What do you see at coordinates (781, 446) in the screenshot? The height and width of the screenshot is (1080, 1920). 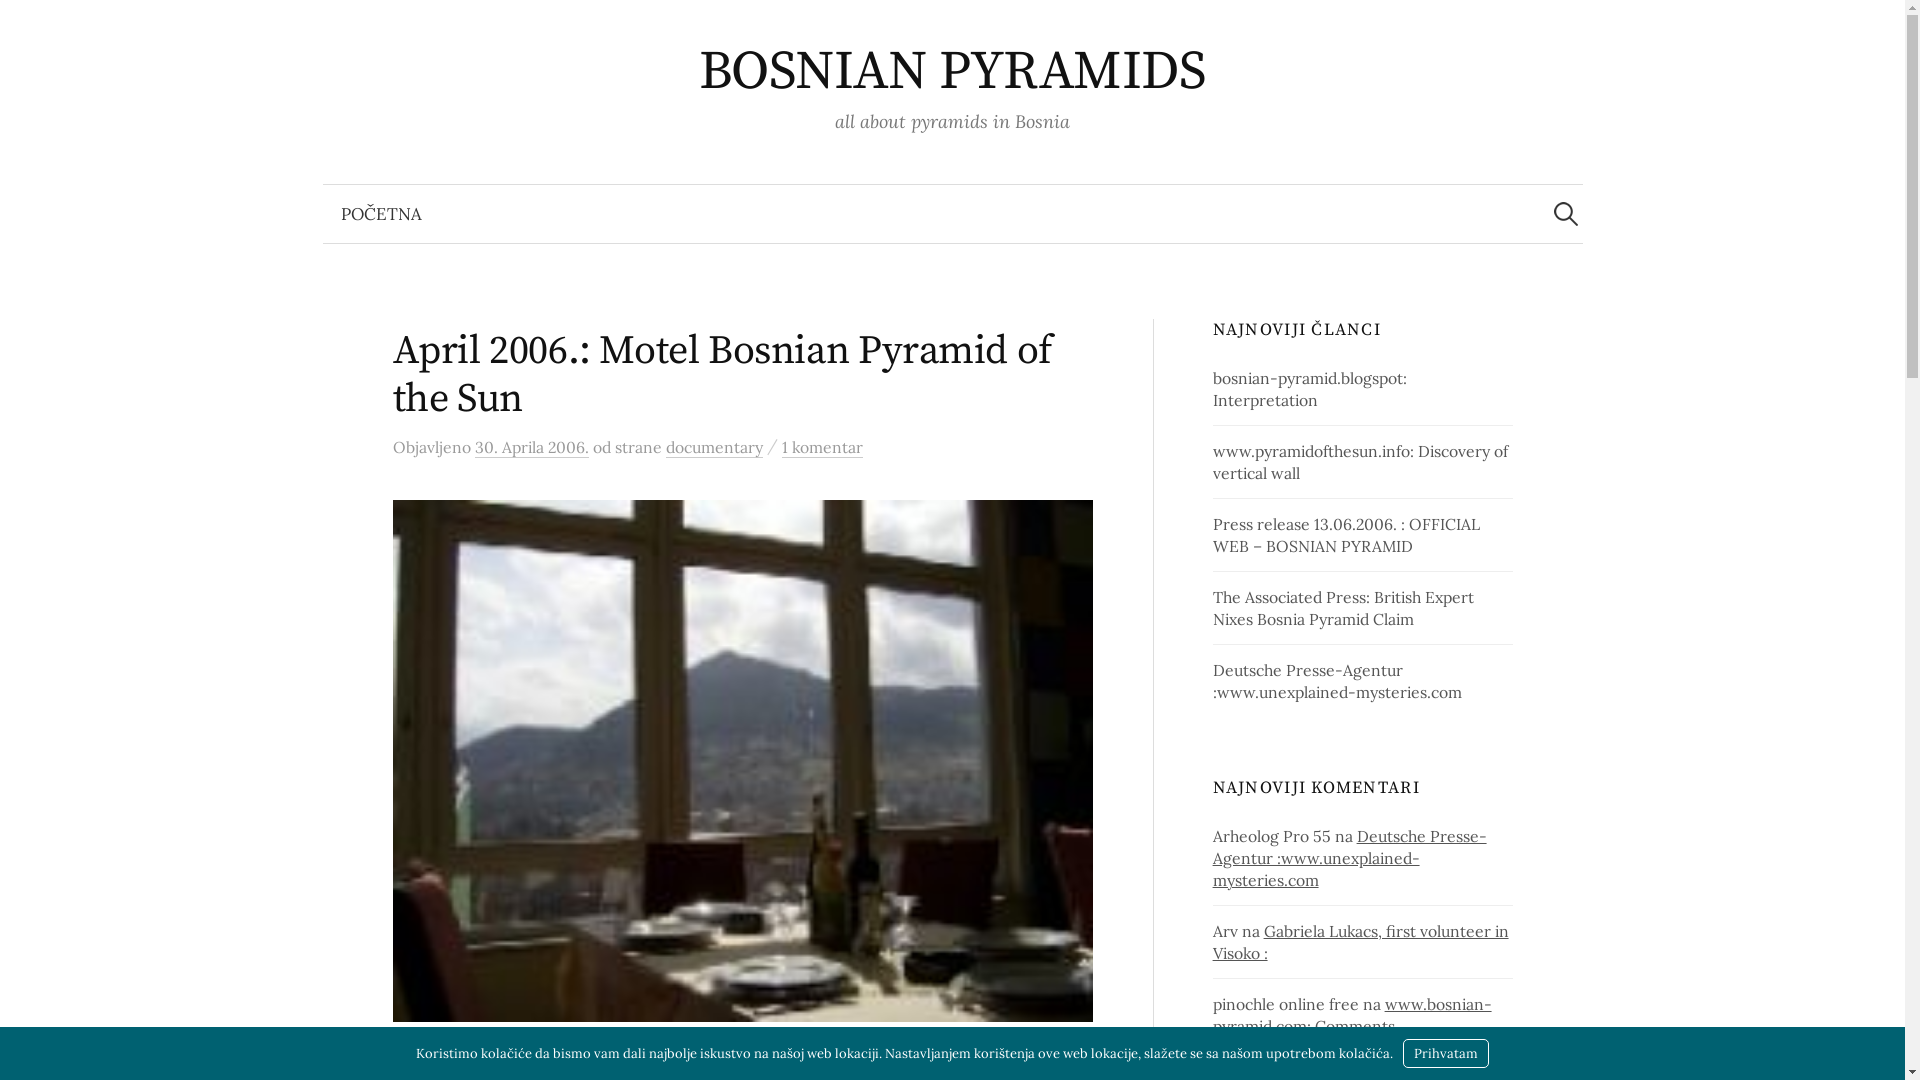 I see `'1 komentar` at bounding box center [781, 446].